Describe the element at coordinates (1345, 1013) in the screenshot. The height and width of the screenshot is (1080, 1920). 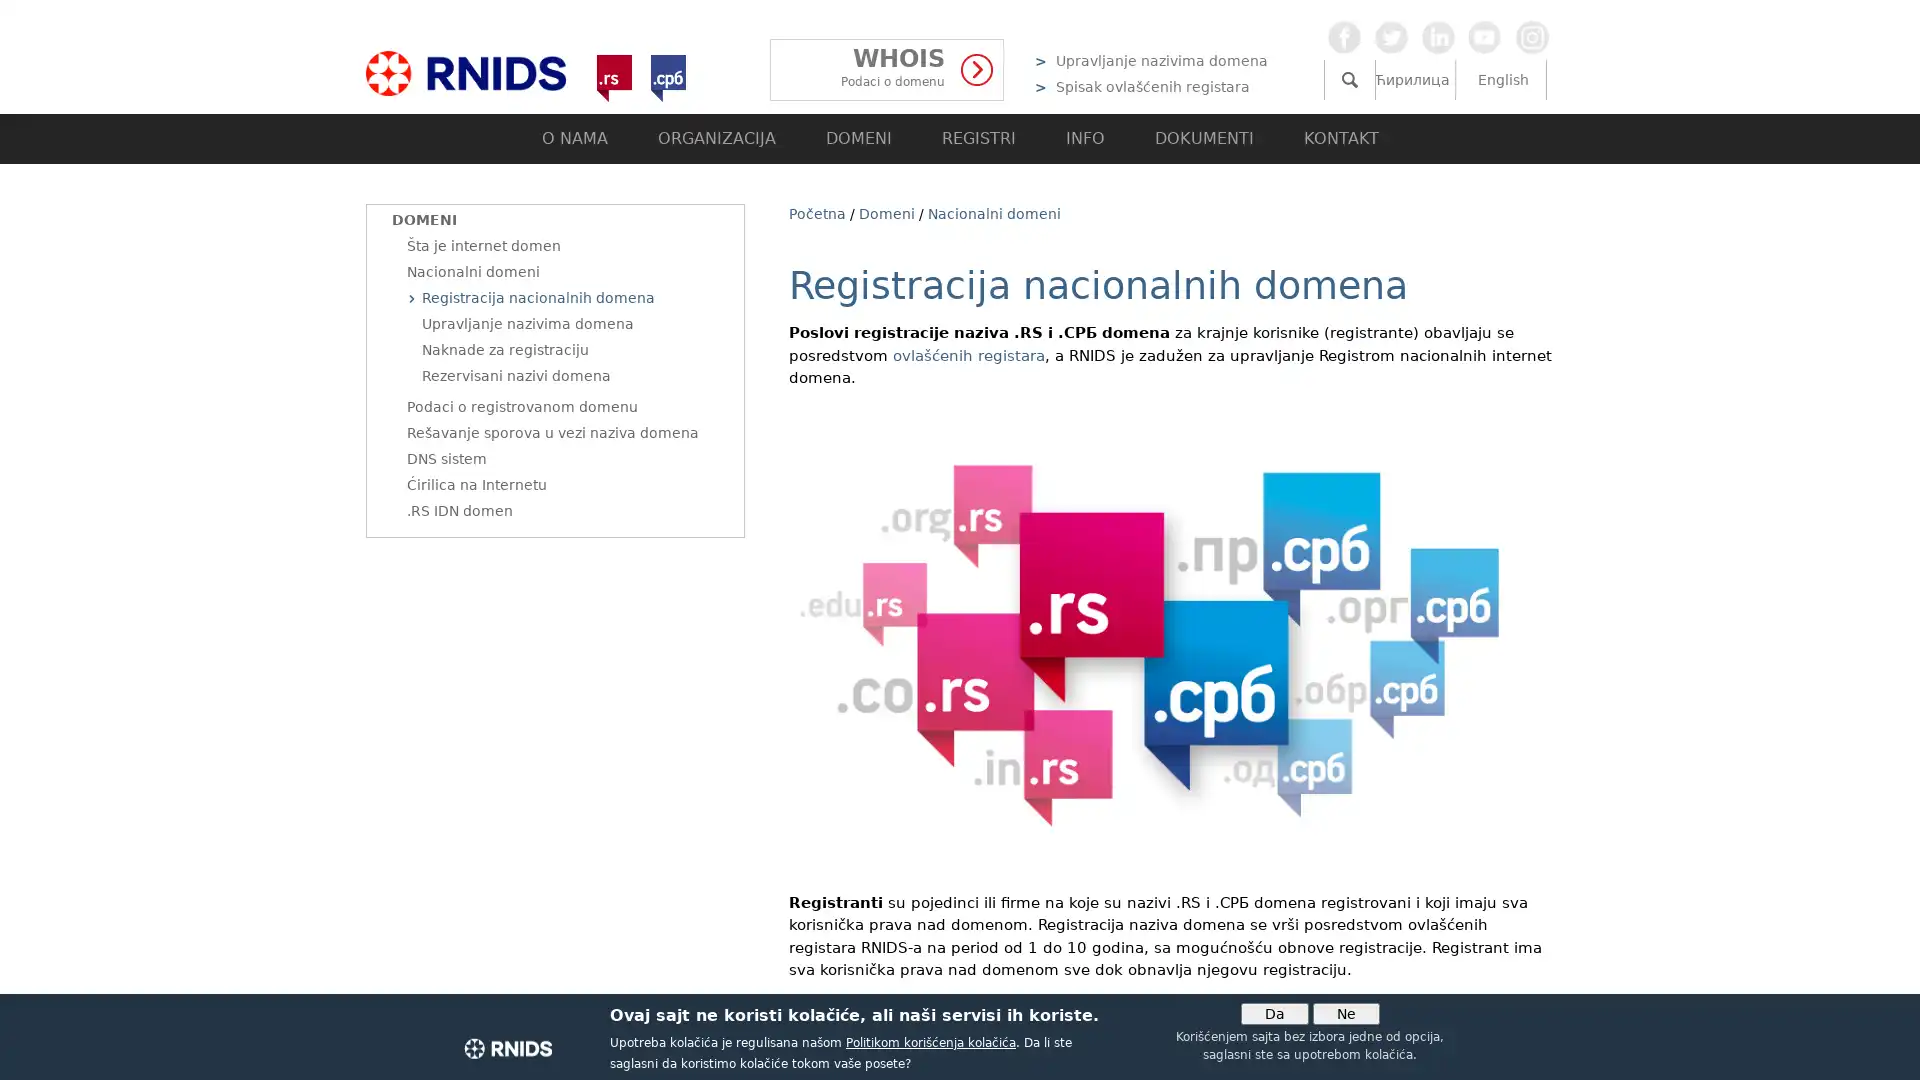
I see `Ne` at that location.